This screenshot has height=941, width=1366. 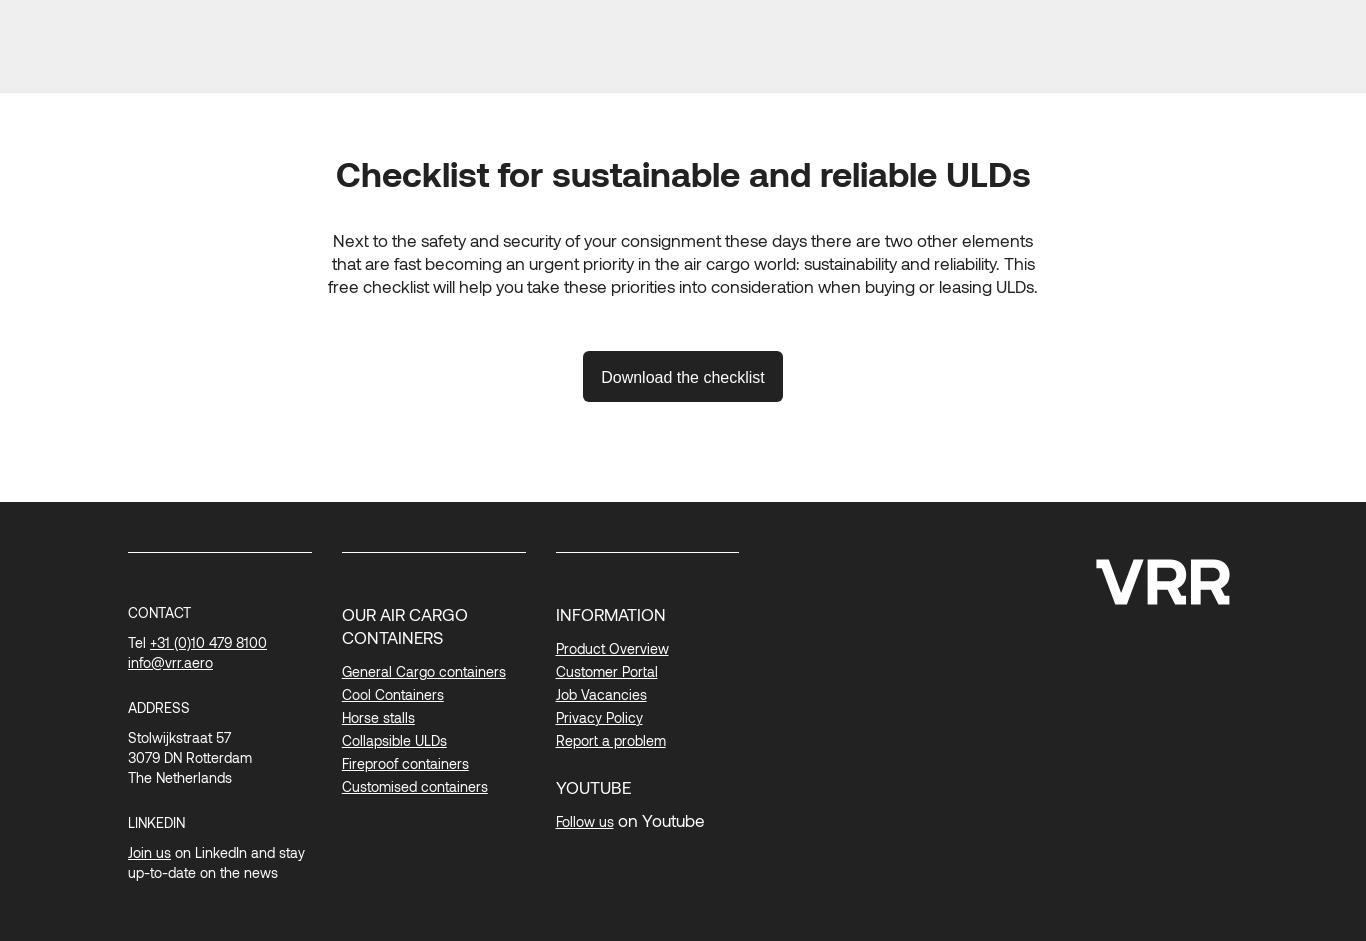 What do you see at coordinates (148, 850) in the screenshot?
I see `'Join us'` at bounding box center [148, 850].